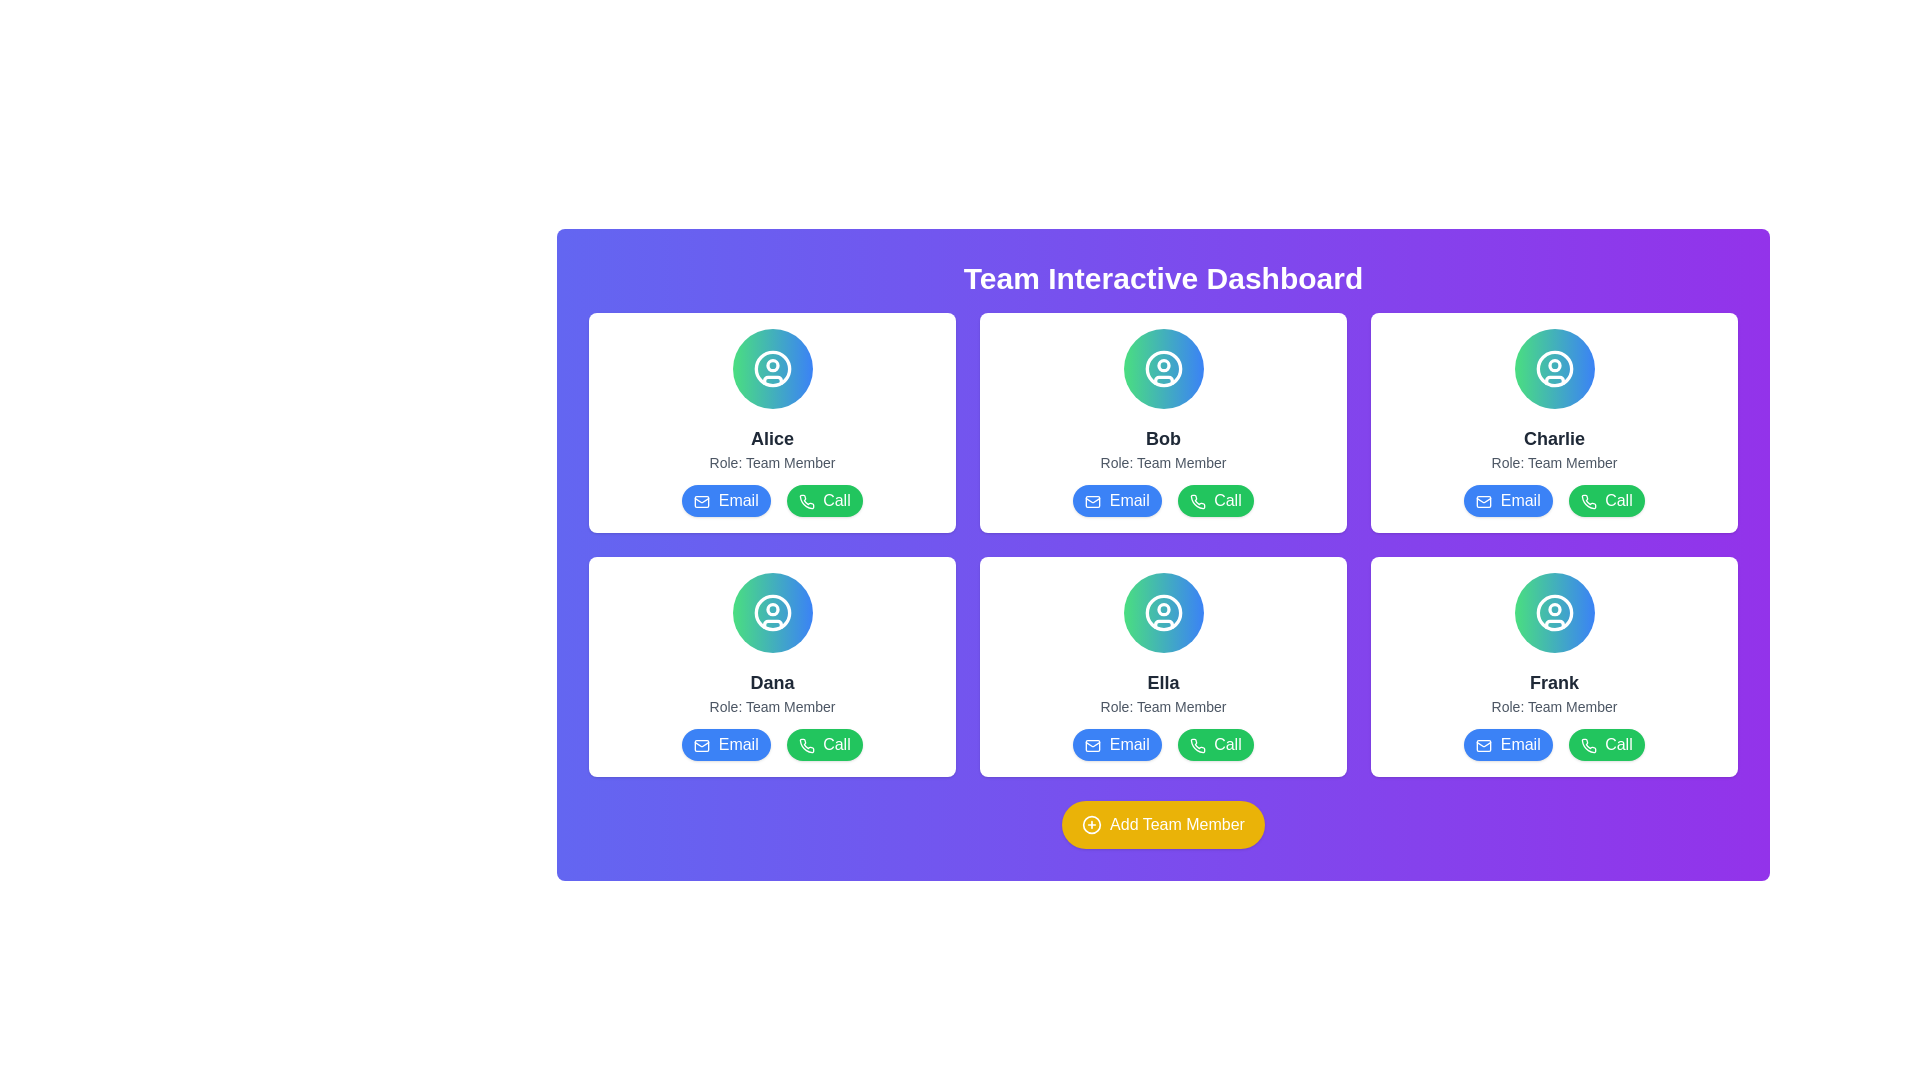  What do you see at coordinates (771, 369) in the screenshot?
I see `the user's profile icon represented within the top-left panel labeled 'Alice' as a 'Team Member.'` at bounding box center [771, 369].